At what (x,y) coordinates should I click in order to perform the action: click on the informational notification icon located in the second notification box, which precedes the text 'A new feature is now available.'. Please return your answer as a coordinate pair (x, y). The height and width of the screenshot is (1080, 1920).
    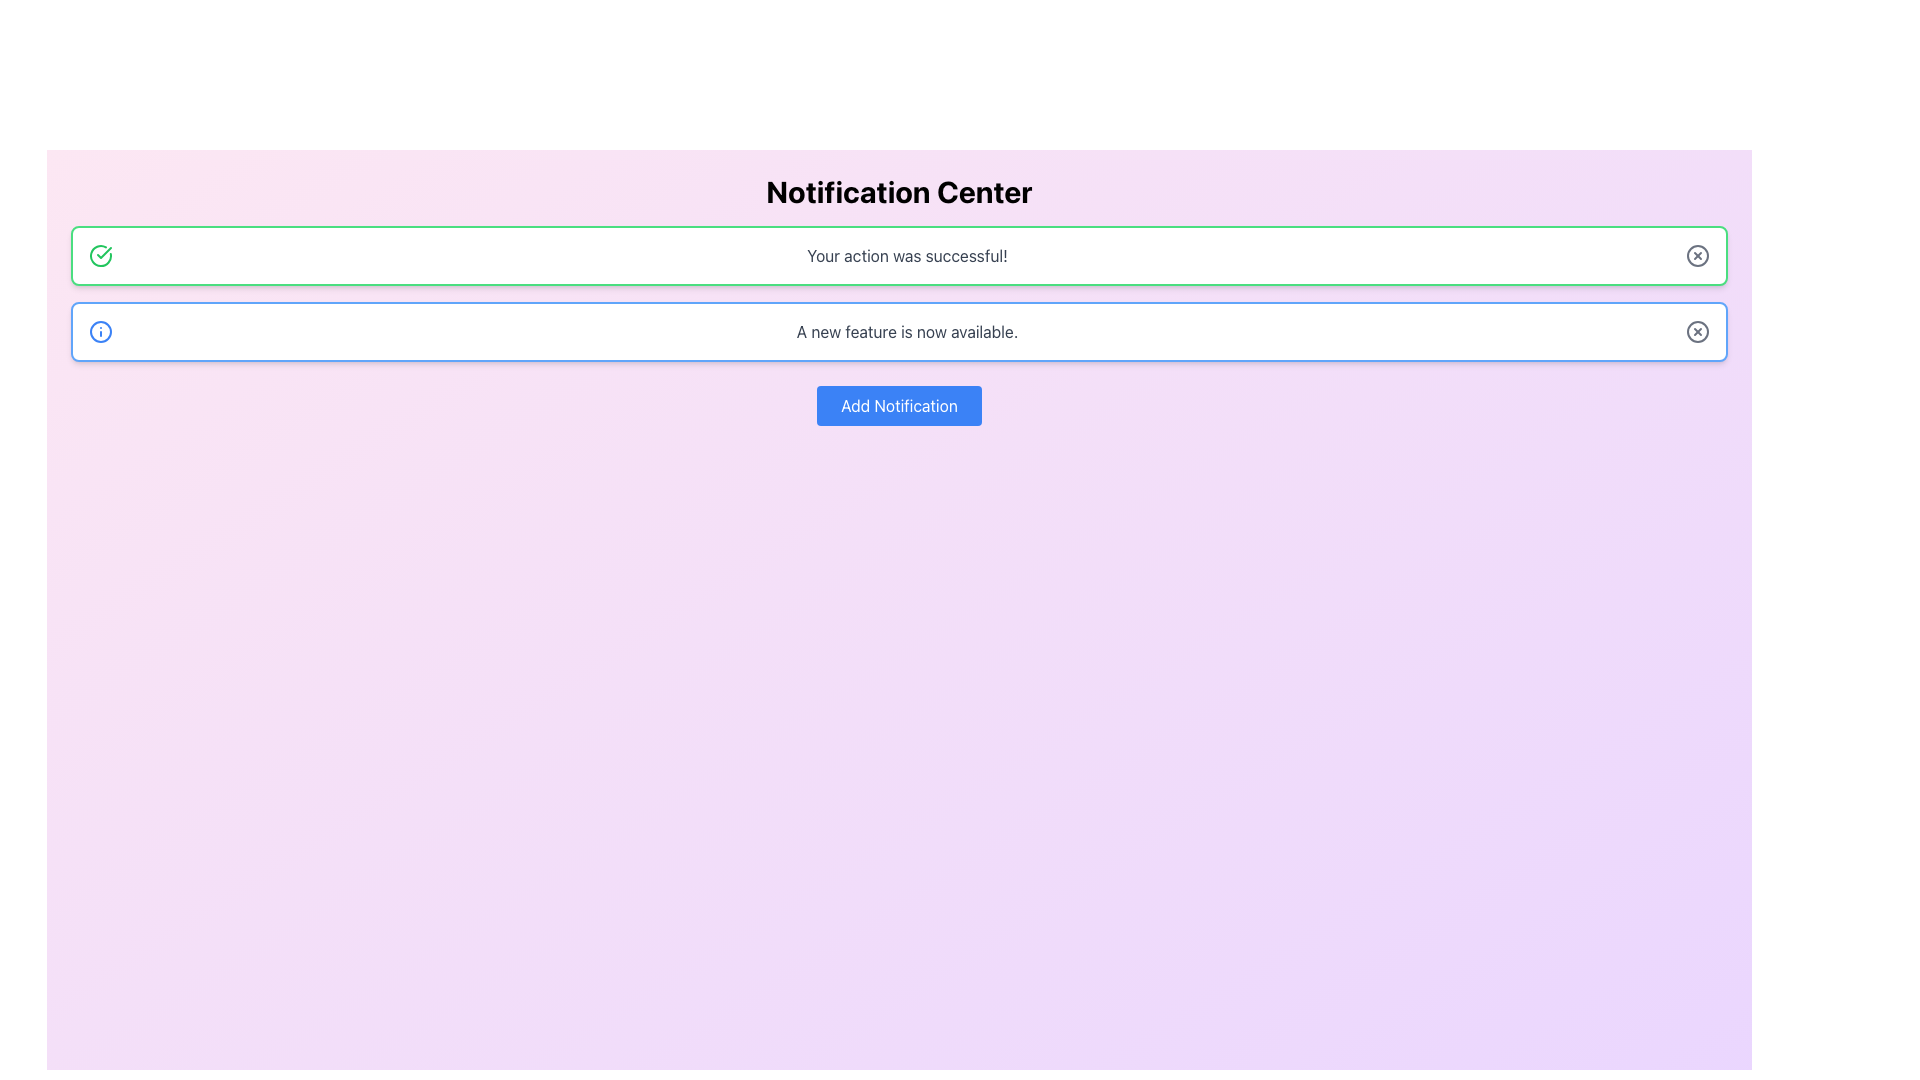
    Looking at the image, I should click on (99, 330).